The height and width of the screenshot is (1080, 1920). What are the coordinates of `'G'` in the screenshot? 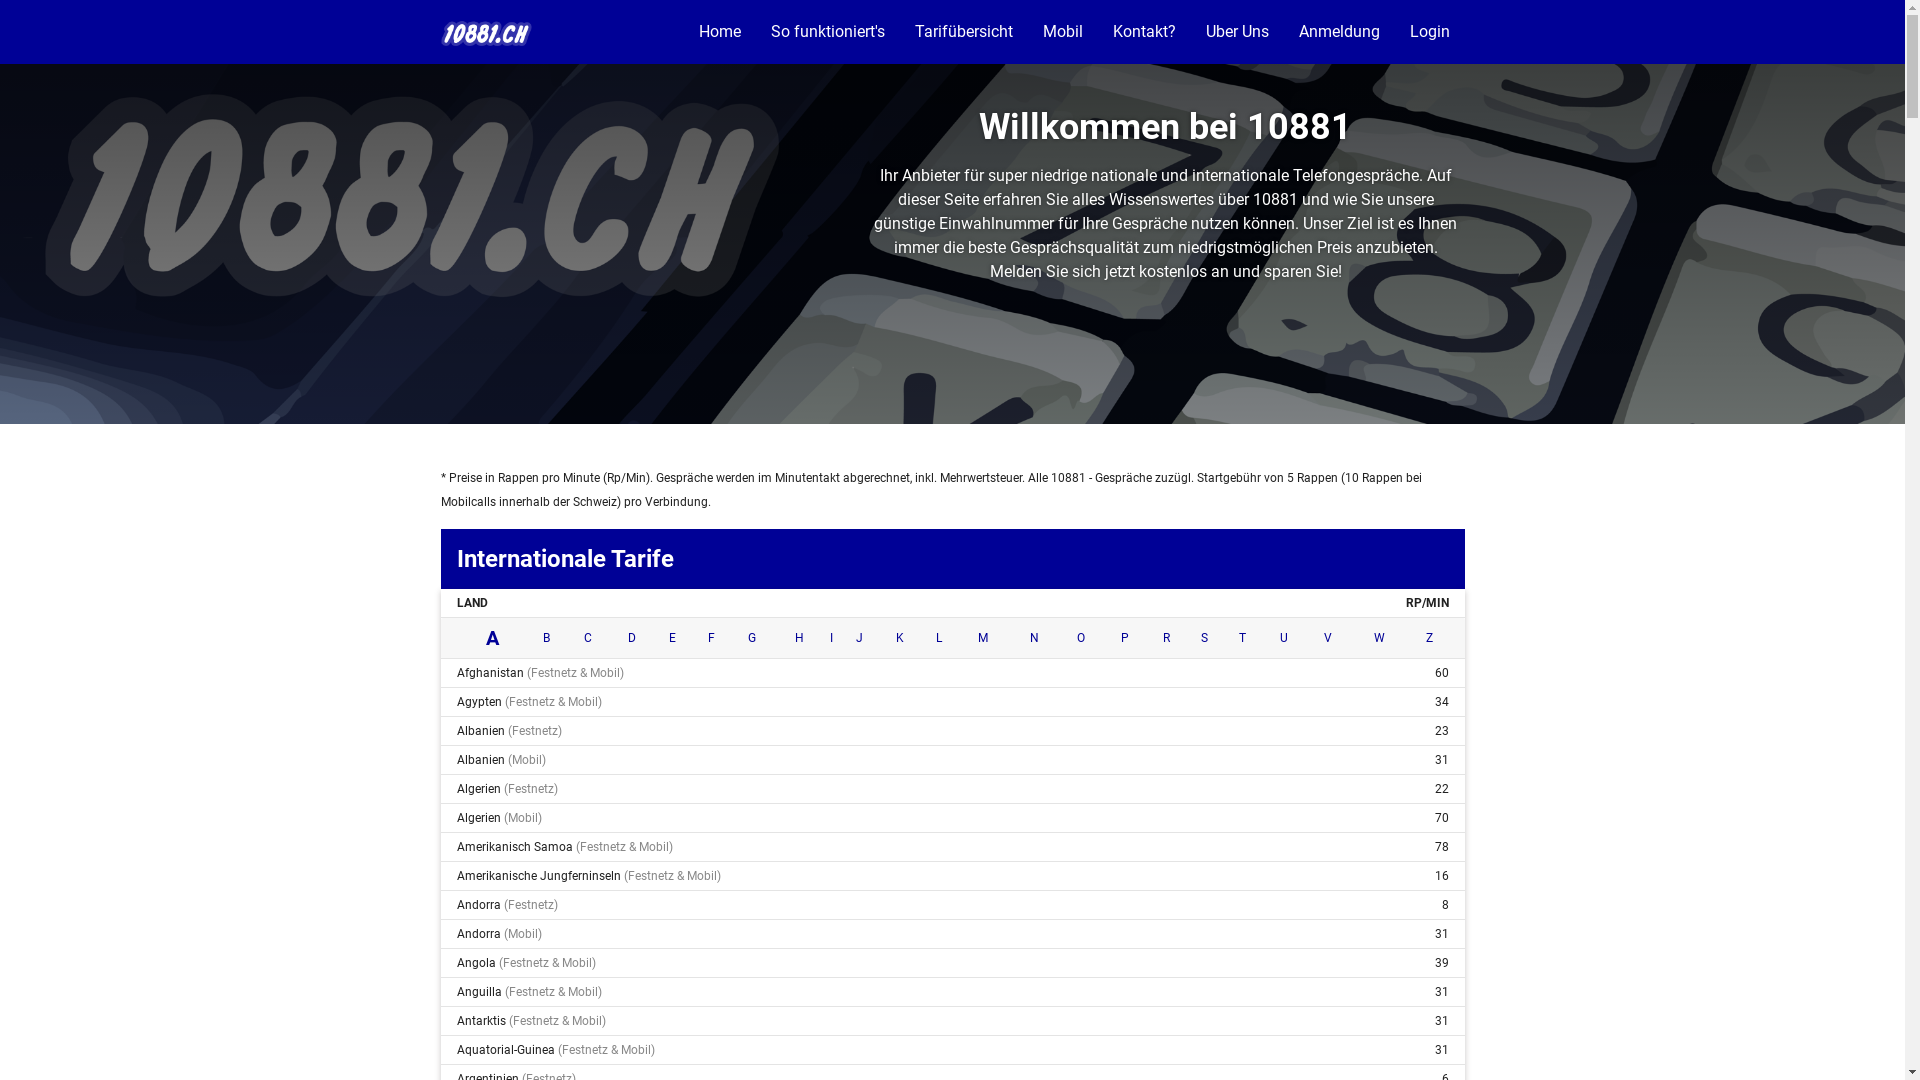 It's located at (751, 637).